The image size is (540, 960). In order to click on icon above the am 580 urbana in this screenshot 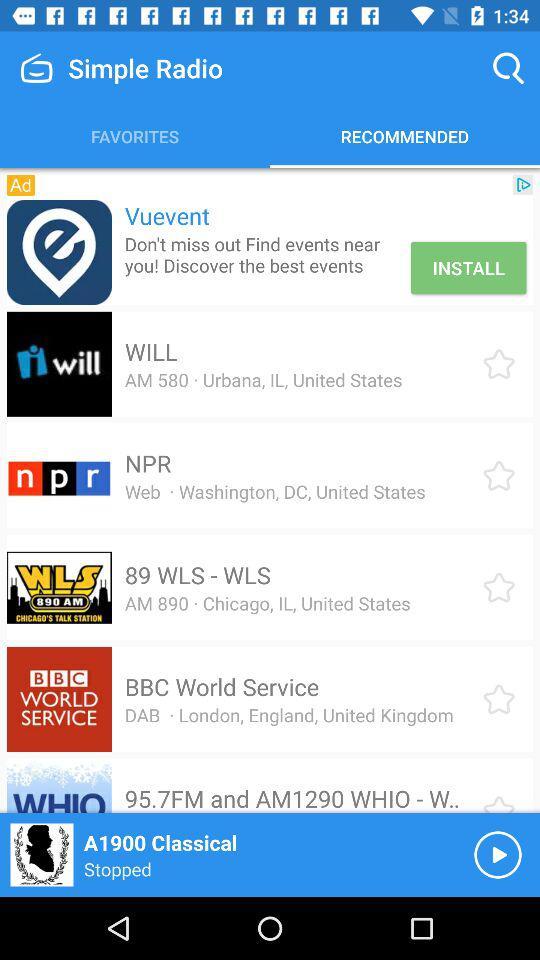, I will do `click(150, 351)`.